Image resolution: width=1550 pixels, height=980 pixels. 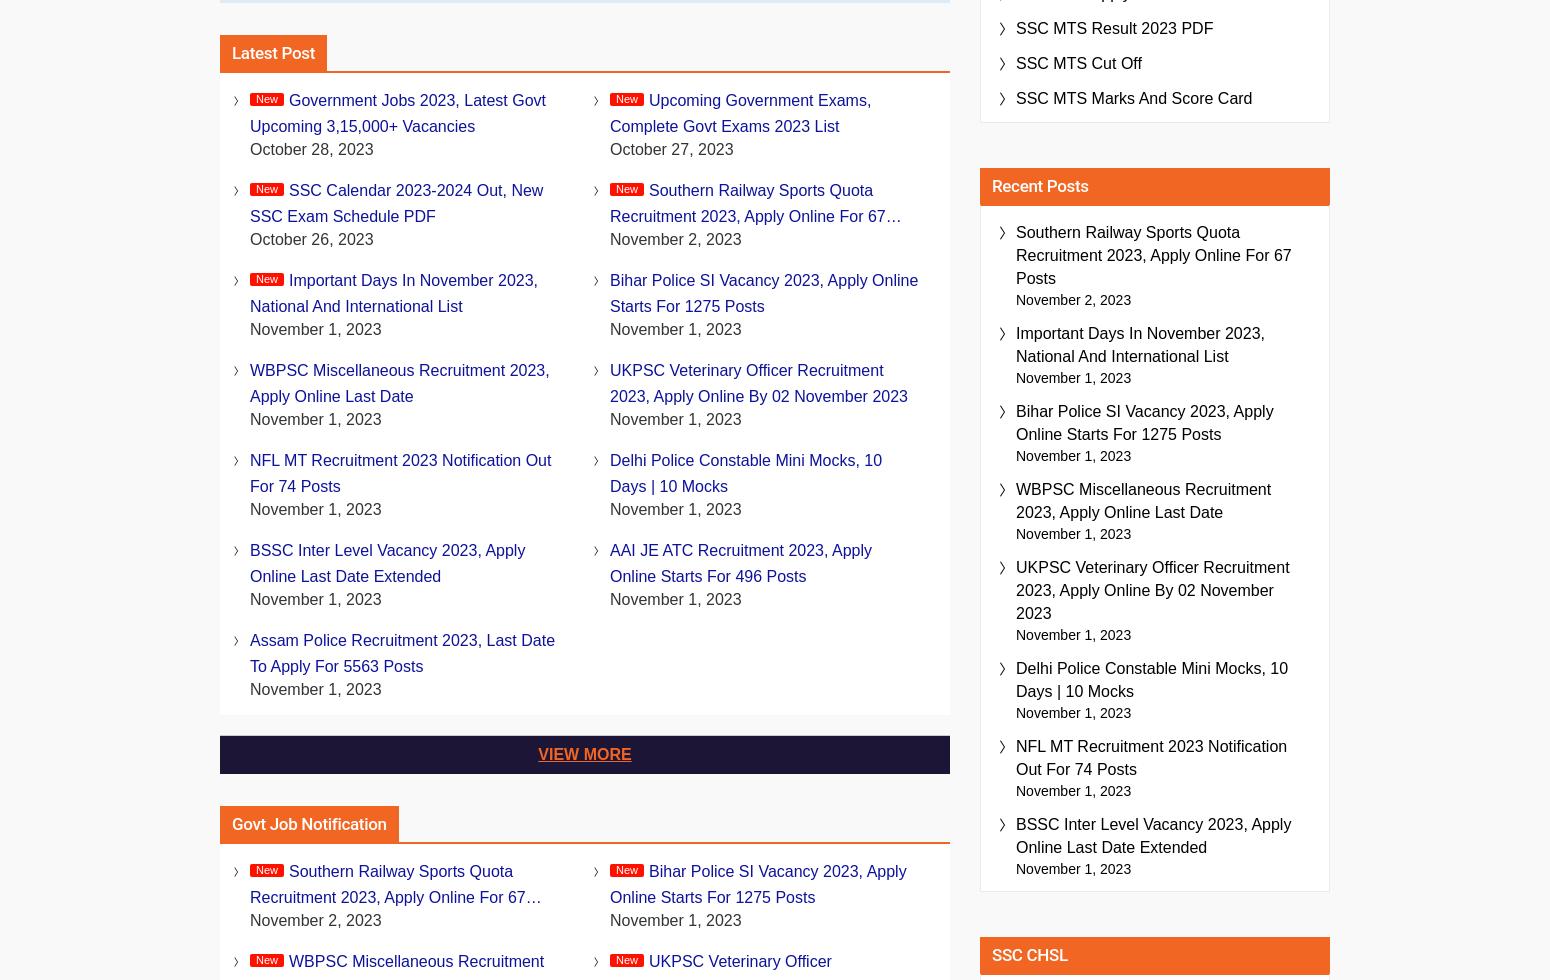 What do you see at coordinates (310, 239) in the screenshot?
I see `'October 26, 2023'` at bounding box center [310, 239].